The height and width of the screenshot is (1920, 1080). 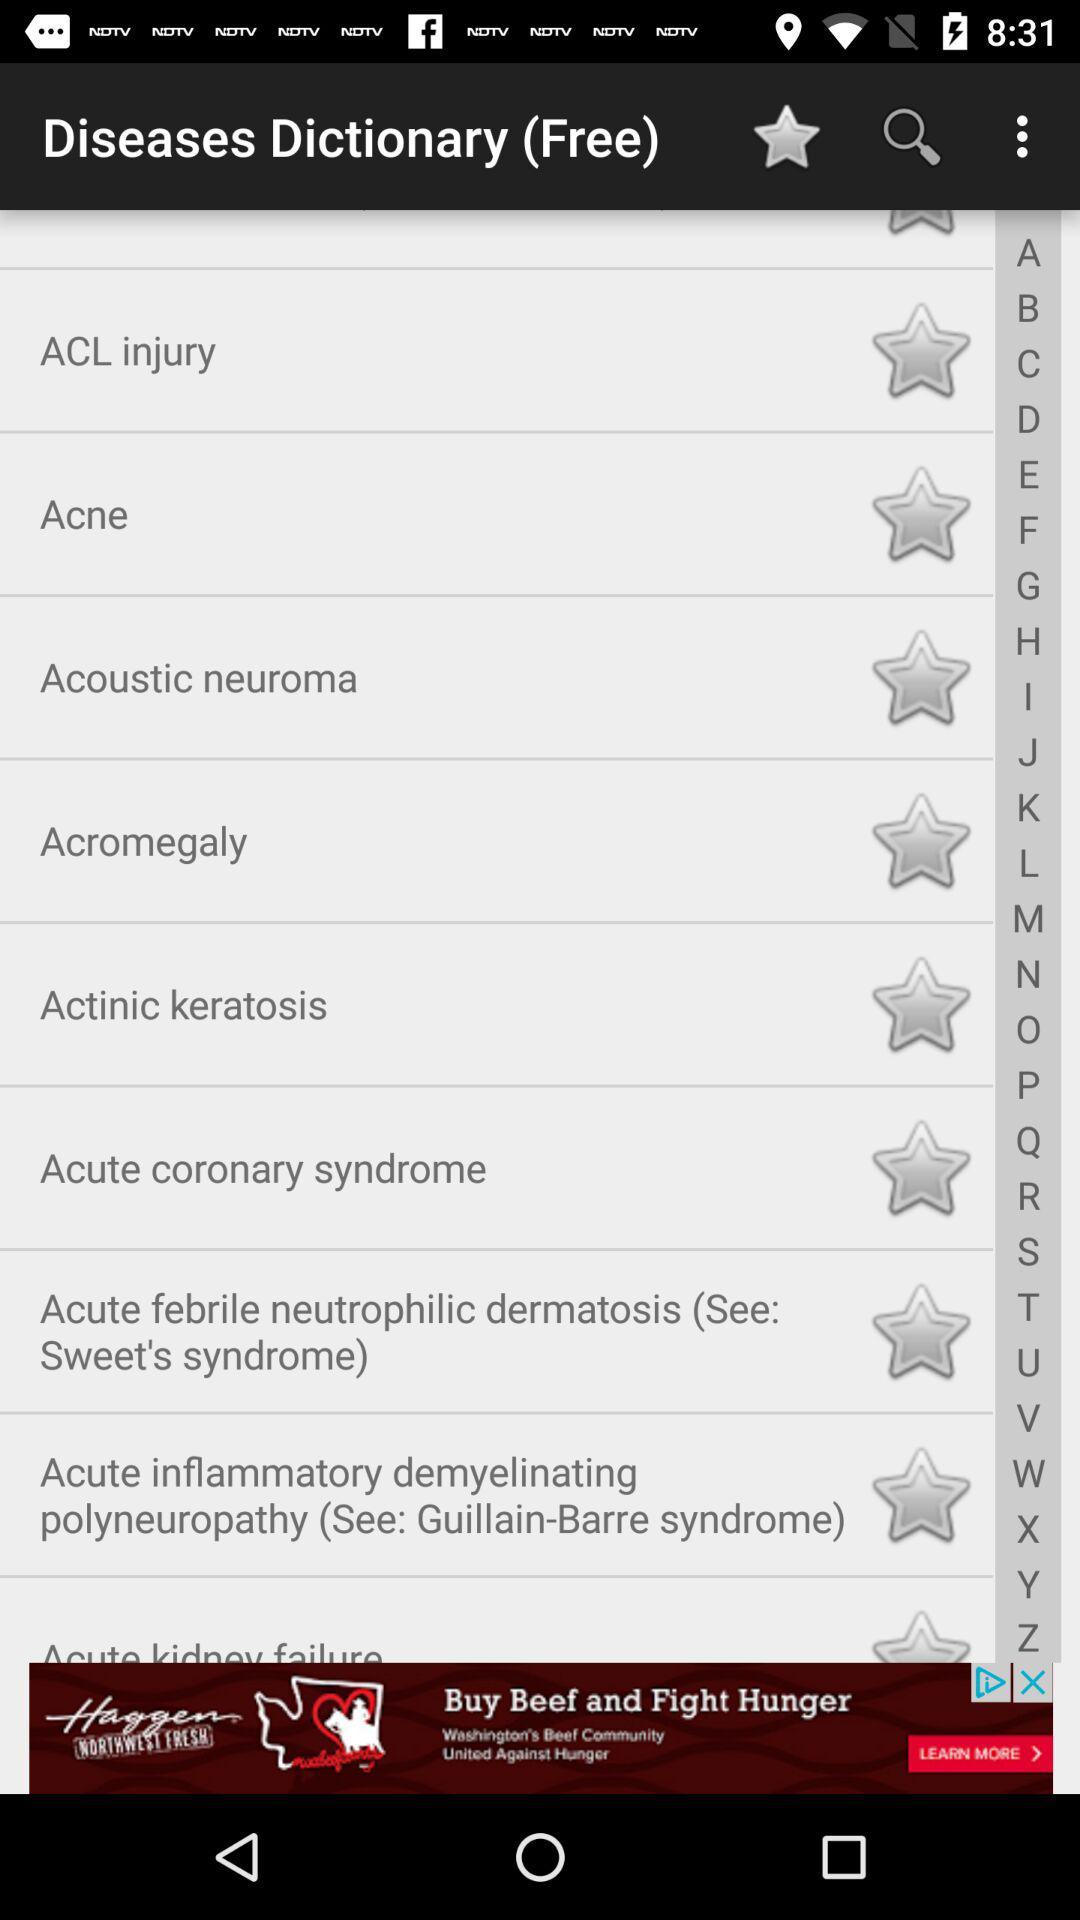 I want to click on click advertisement, so click(x=540, y=1727).